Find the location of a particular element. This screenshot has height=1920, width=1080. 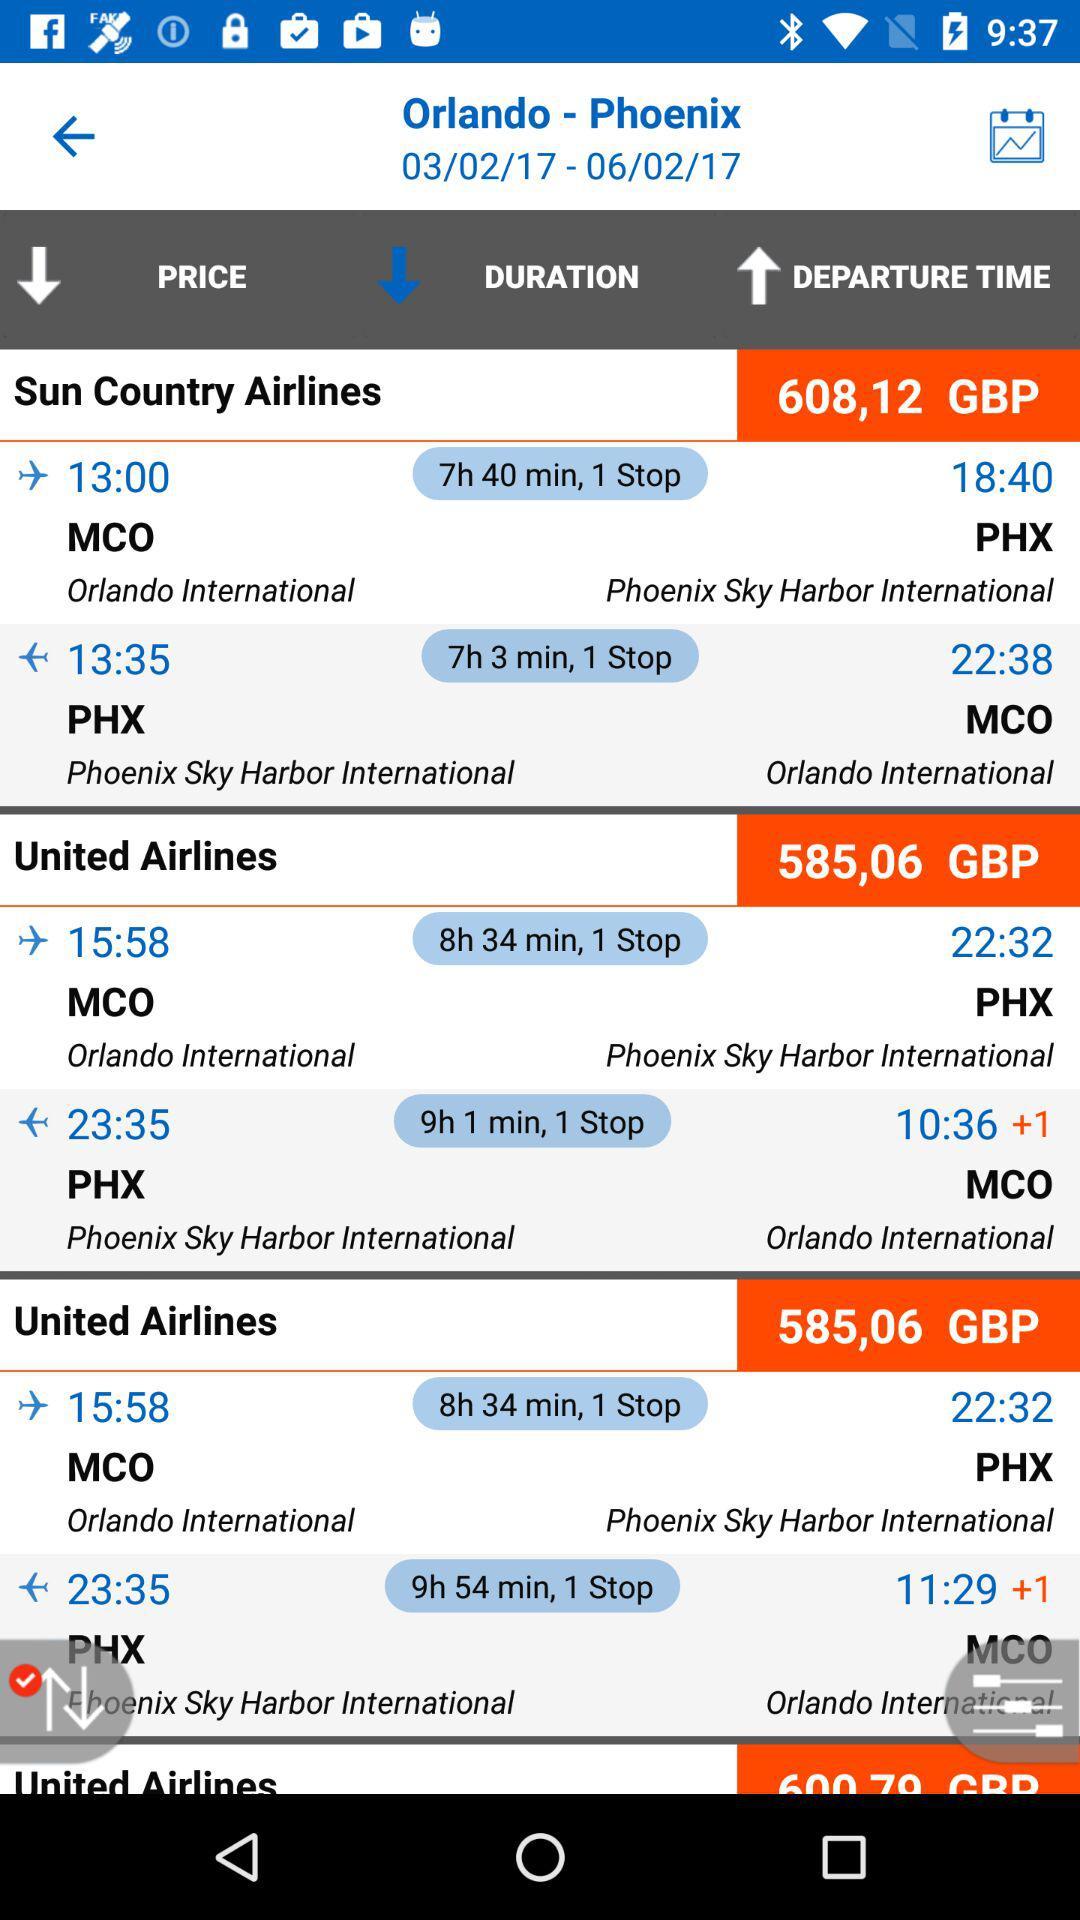

the sliders icon is located at coordinates (1001, 1700).